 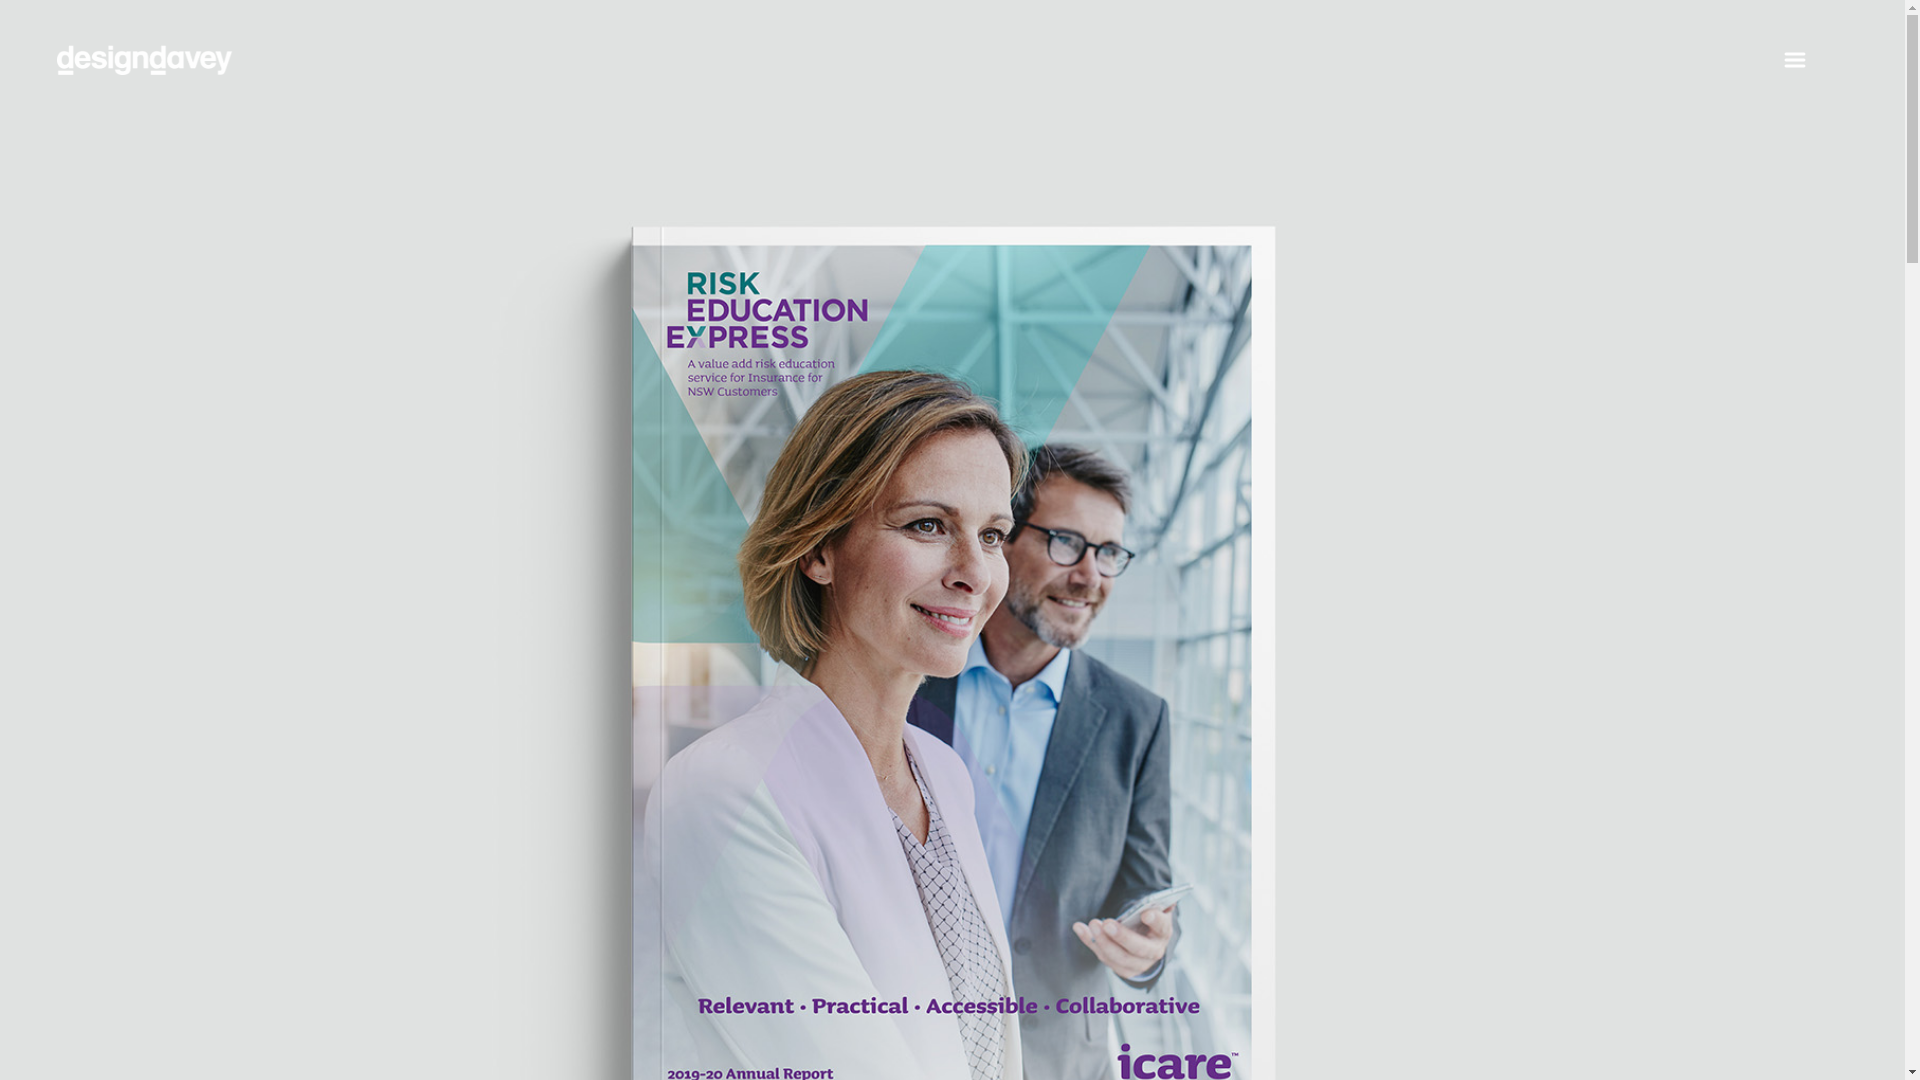 What do you see at coordinates (143, 72) in the screenshot?
I see `'Home'` at bounding box center [143, 72].